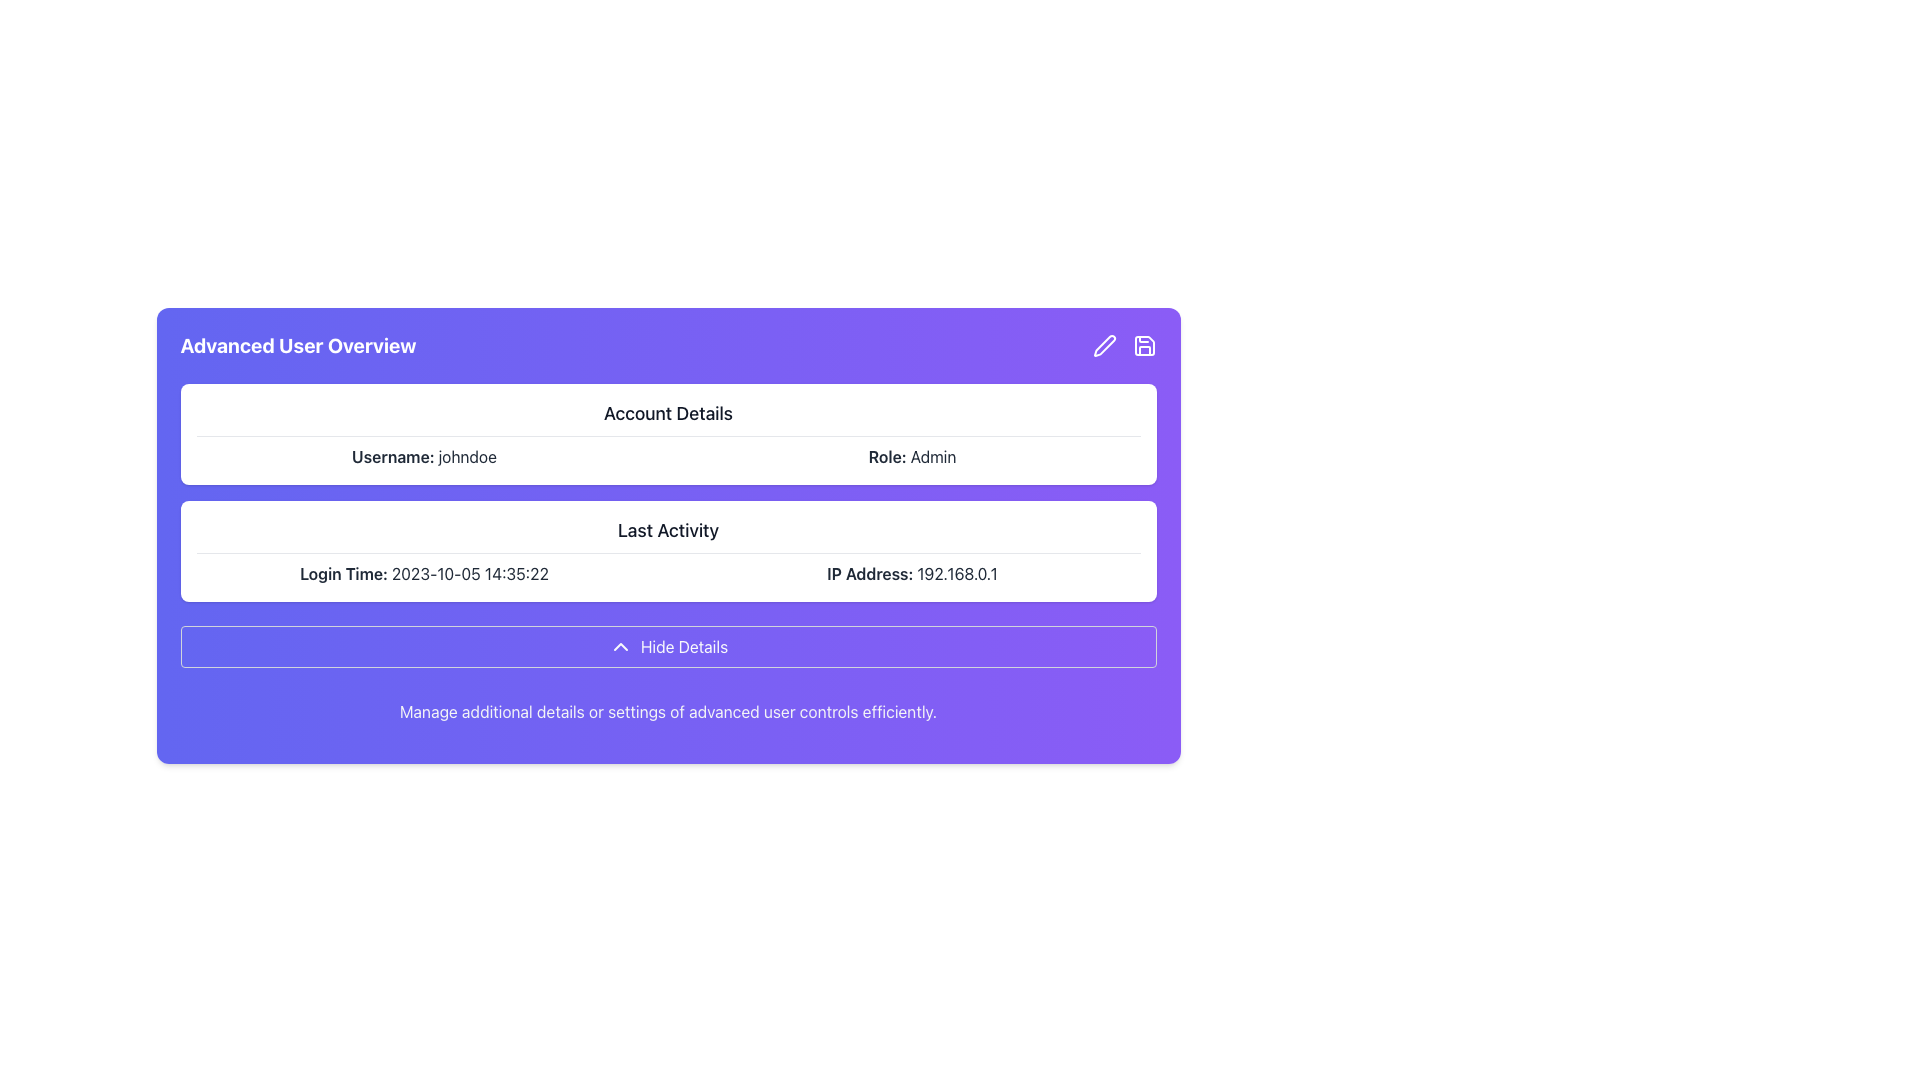 The image size is (1920, 1080). Describe the element at coordinates (466, 456) in the screenshot. I see `the non-interactive text element displaying the username, located to the right of the 'Username:' label in the 'Account Details' section` at that location.